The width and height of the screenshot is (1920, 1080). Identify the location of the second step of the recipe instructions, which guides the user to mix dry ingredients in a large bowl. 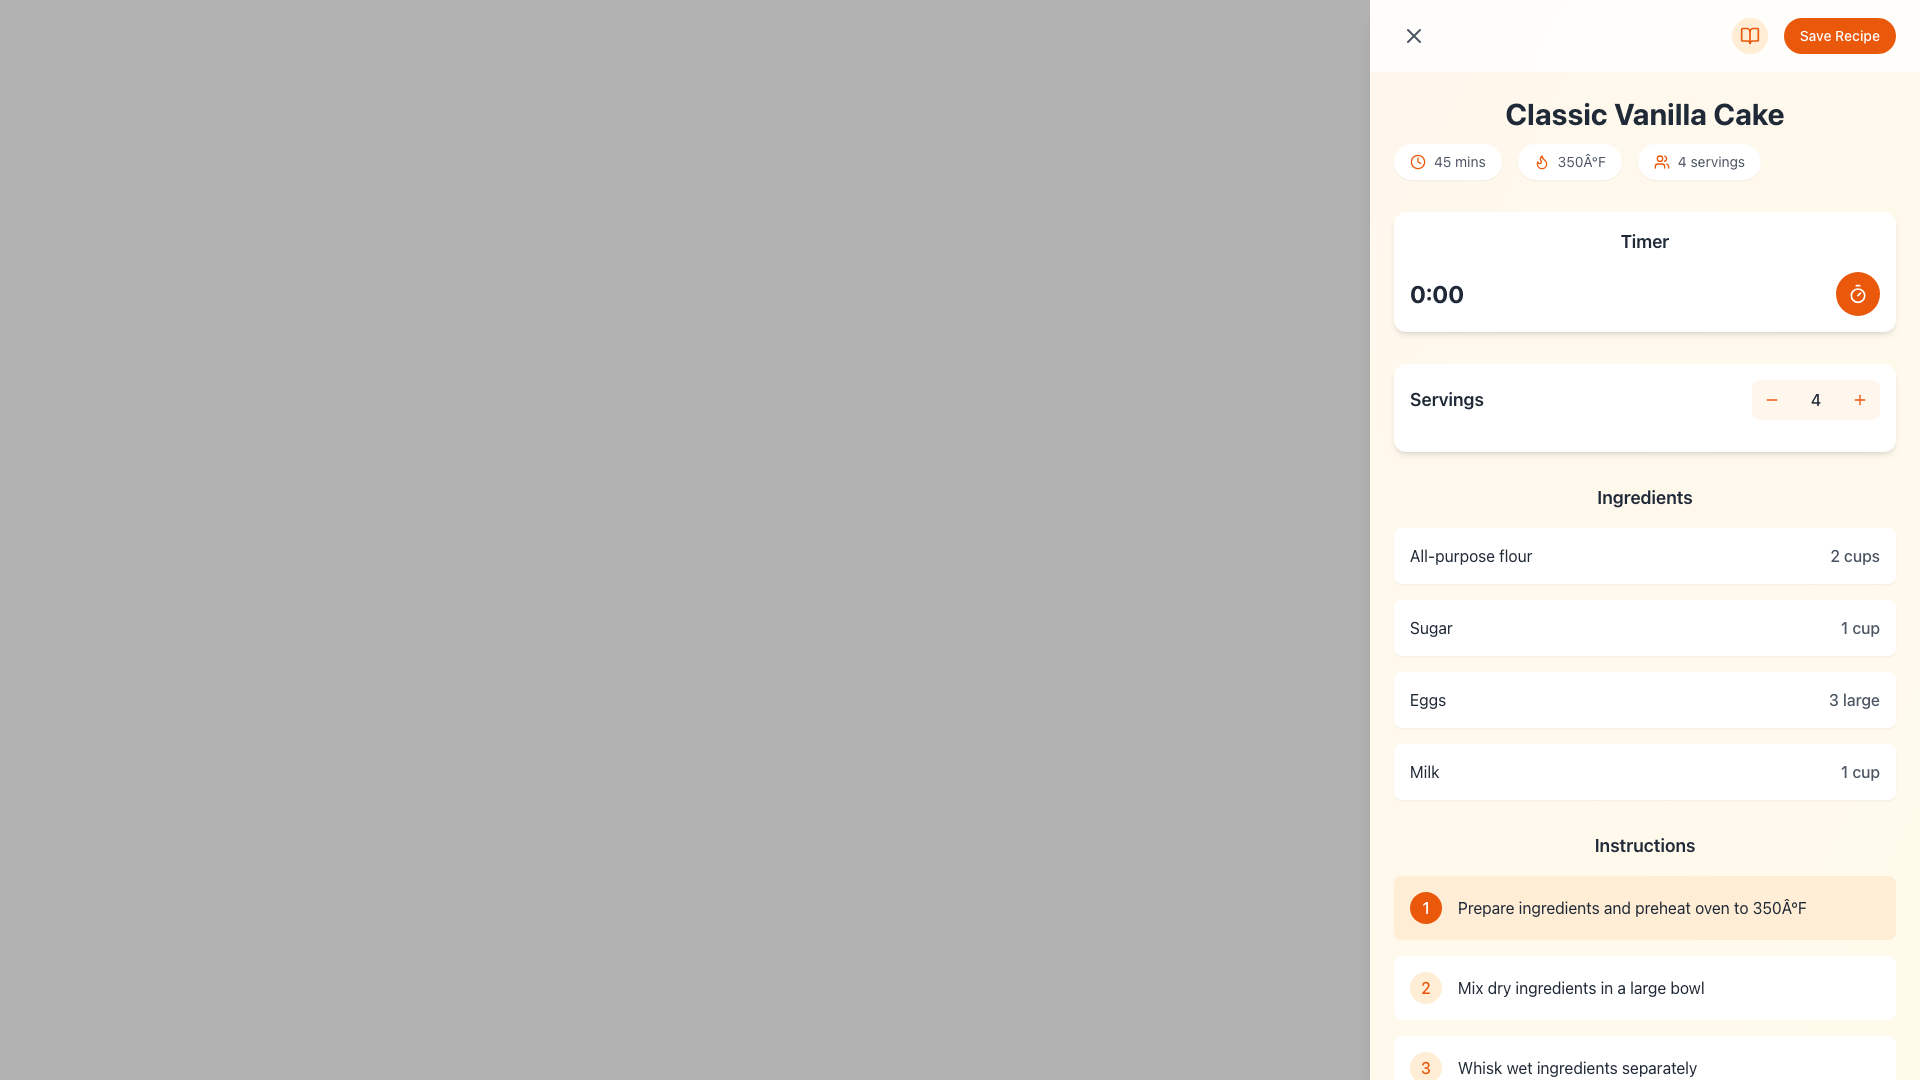
(1645, 986).